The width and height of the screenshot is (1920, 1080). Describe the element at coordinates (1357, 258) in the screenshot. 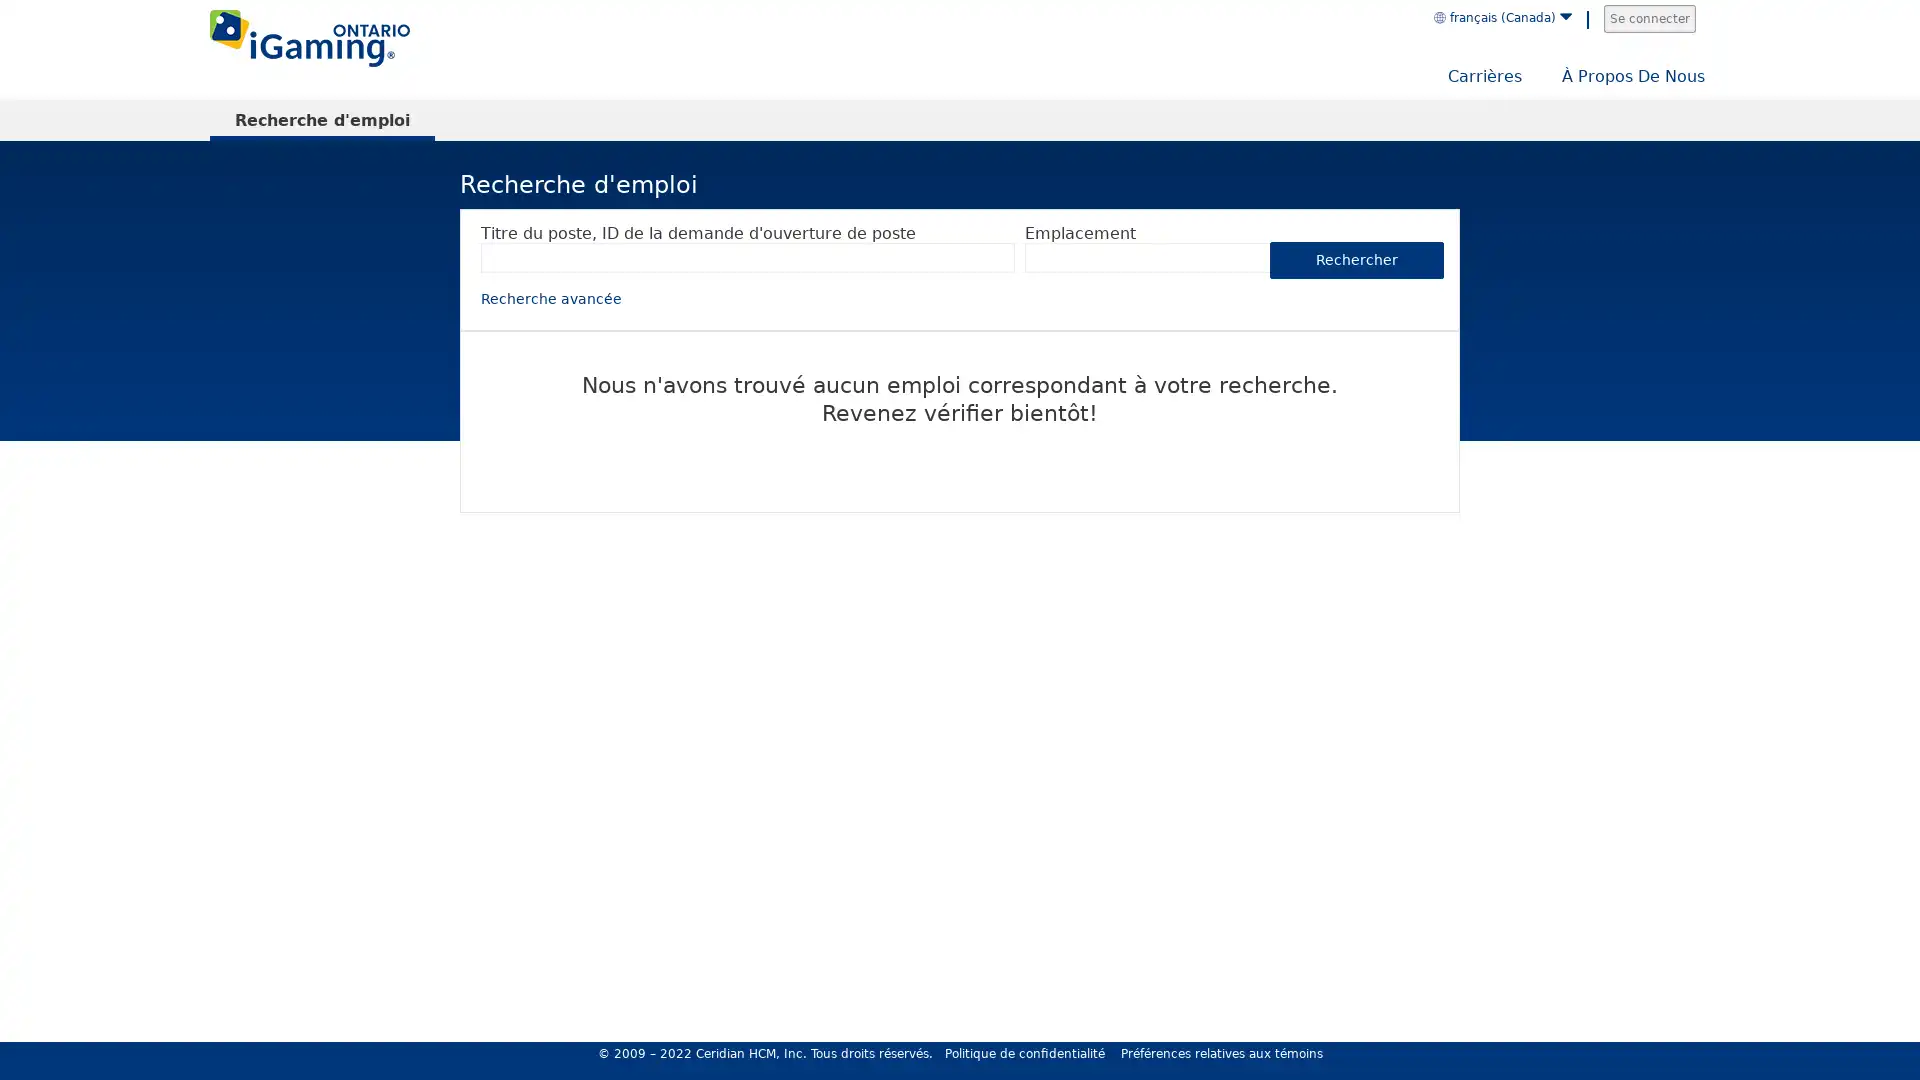

I see `Rechercher` at that location.